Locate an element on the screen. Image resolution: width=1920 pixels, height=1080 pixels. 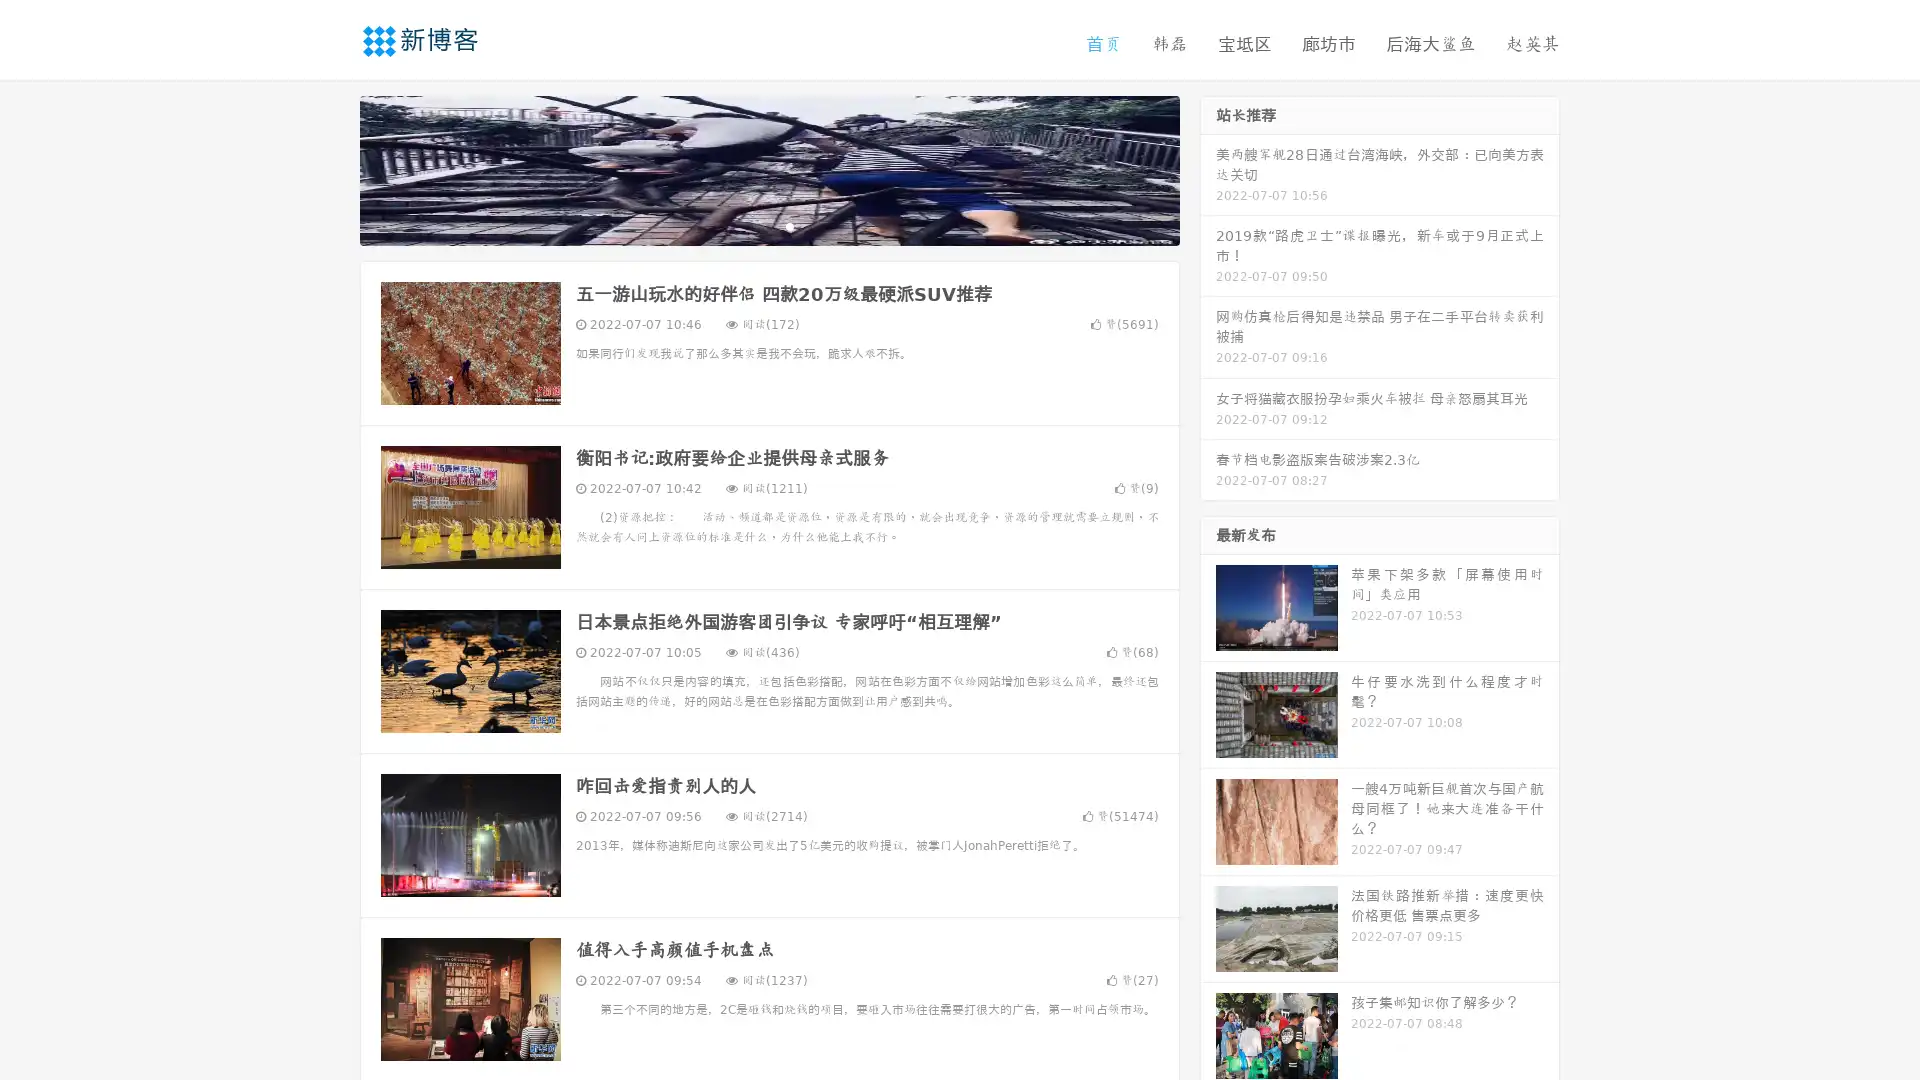
Go to slide 1 is located at coordinates (748, 225).